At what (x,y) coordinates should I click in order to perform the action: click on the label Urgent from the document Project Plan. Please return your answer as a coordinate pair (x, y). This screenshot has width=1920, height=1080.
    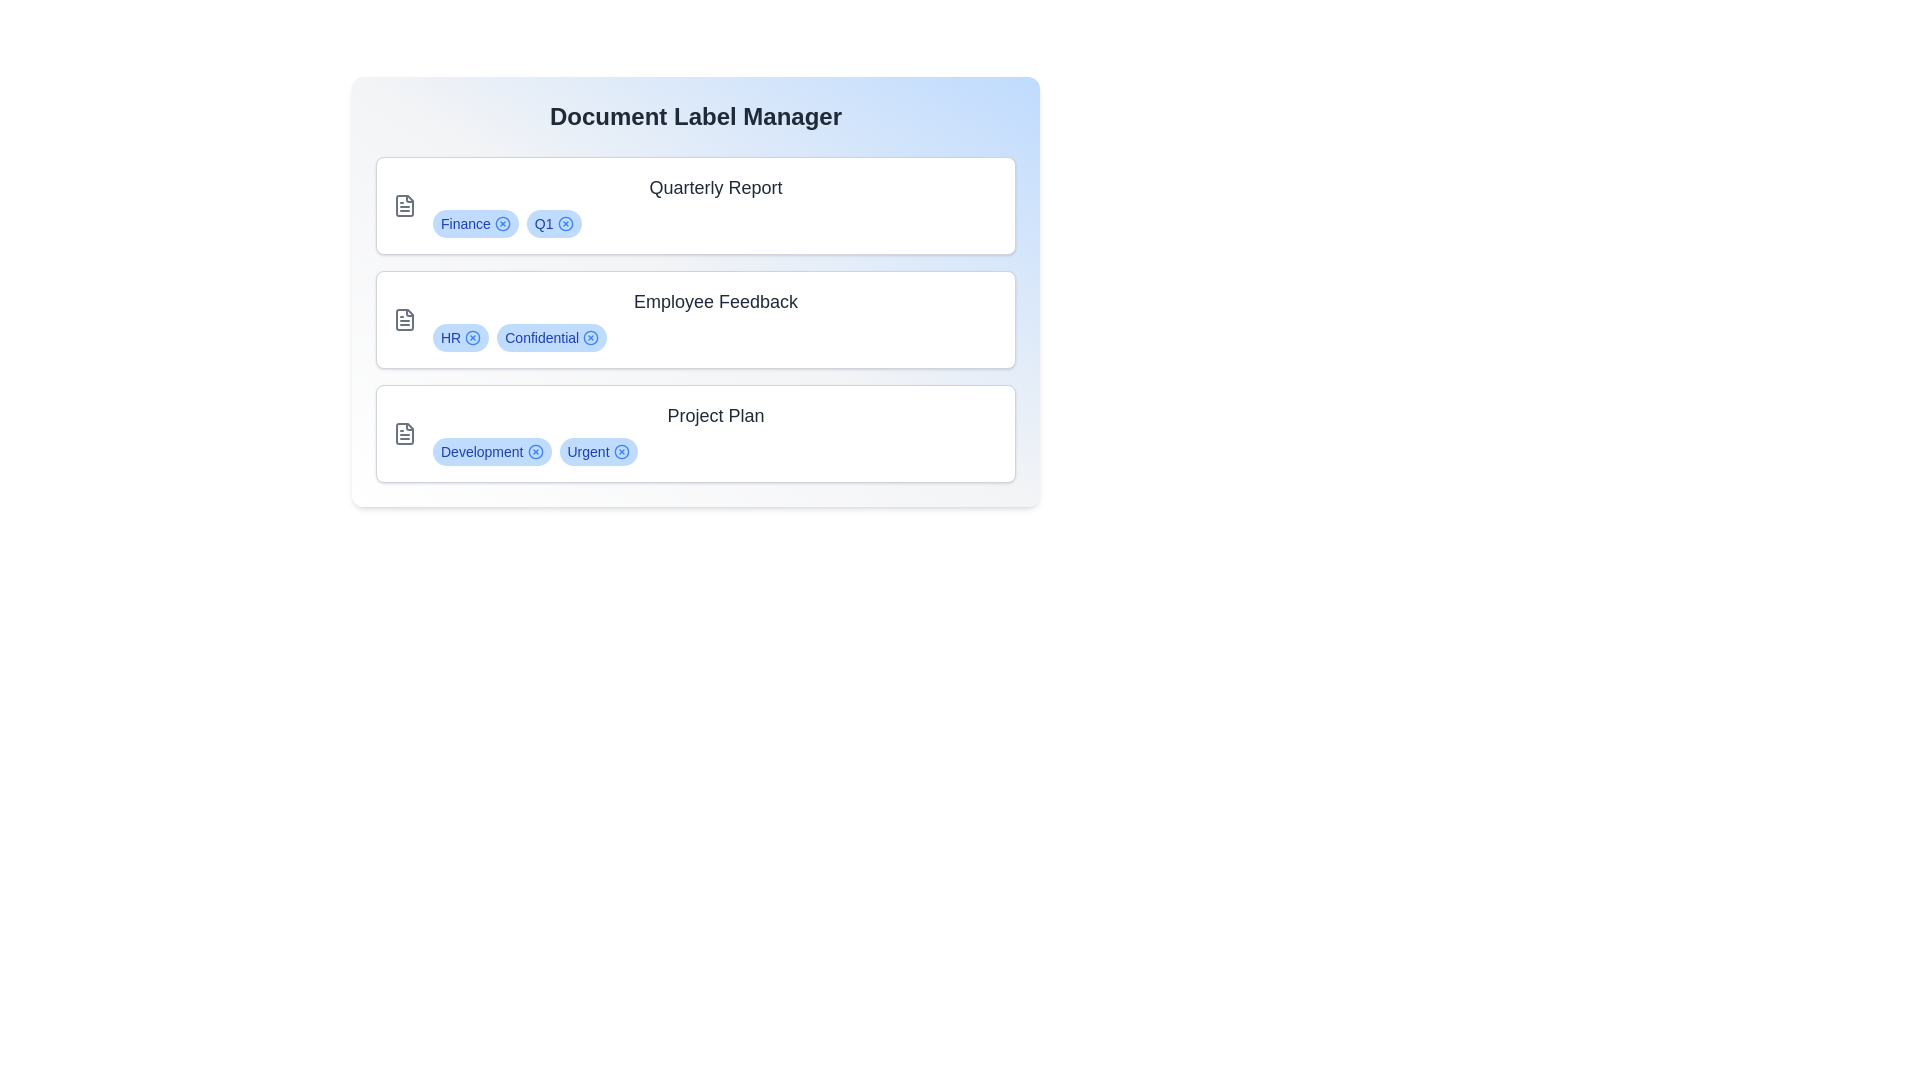
    Looking at the image, I should click on (620, 451).